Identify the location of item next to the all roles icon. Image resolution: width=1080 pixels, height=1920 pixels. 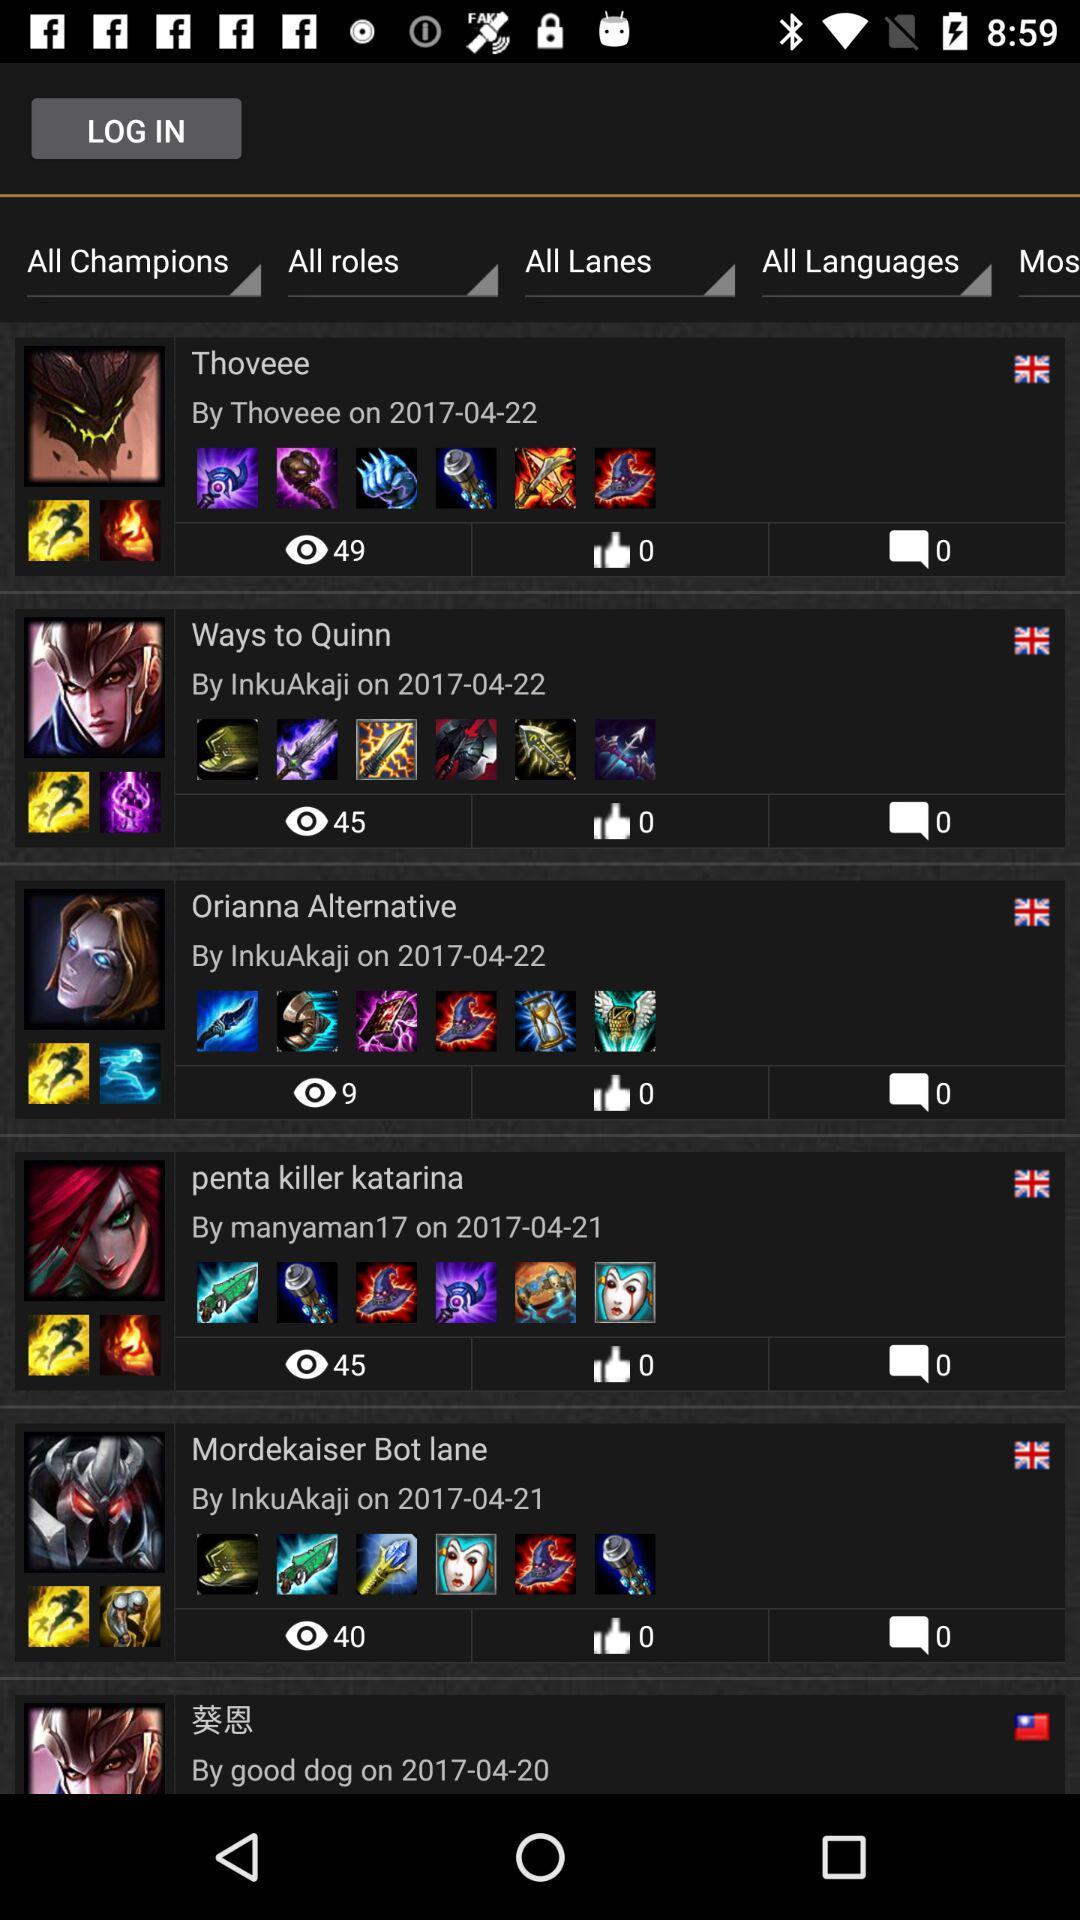
(142, 260).